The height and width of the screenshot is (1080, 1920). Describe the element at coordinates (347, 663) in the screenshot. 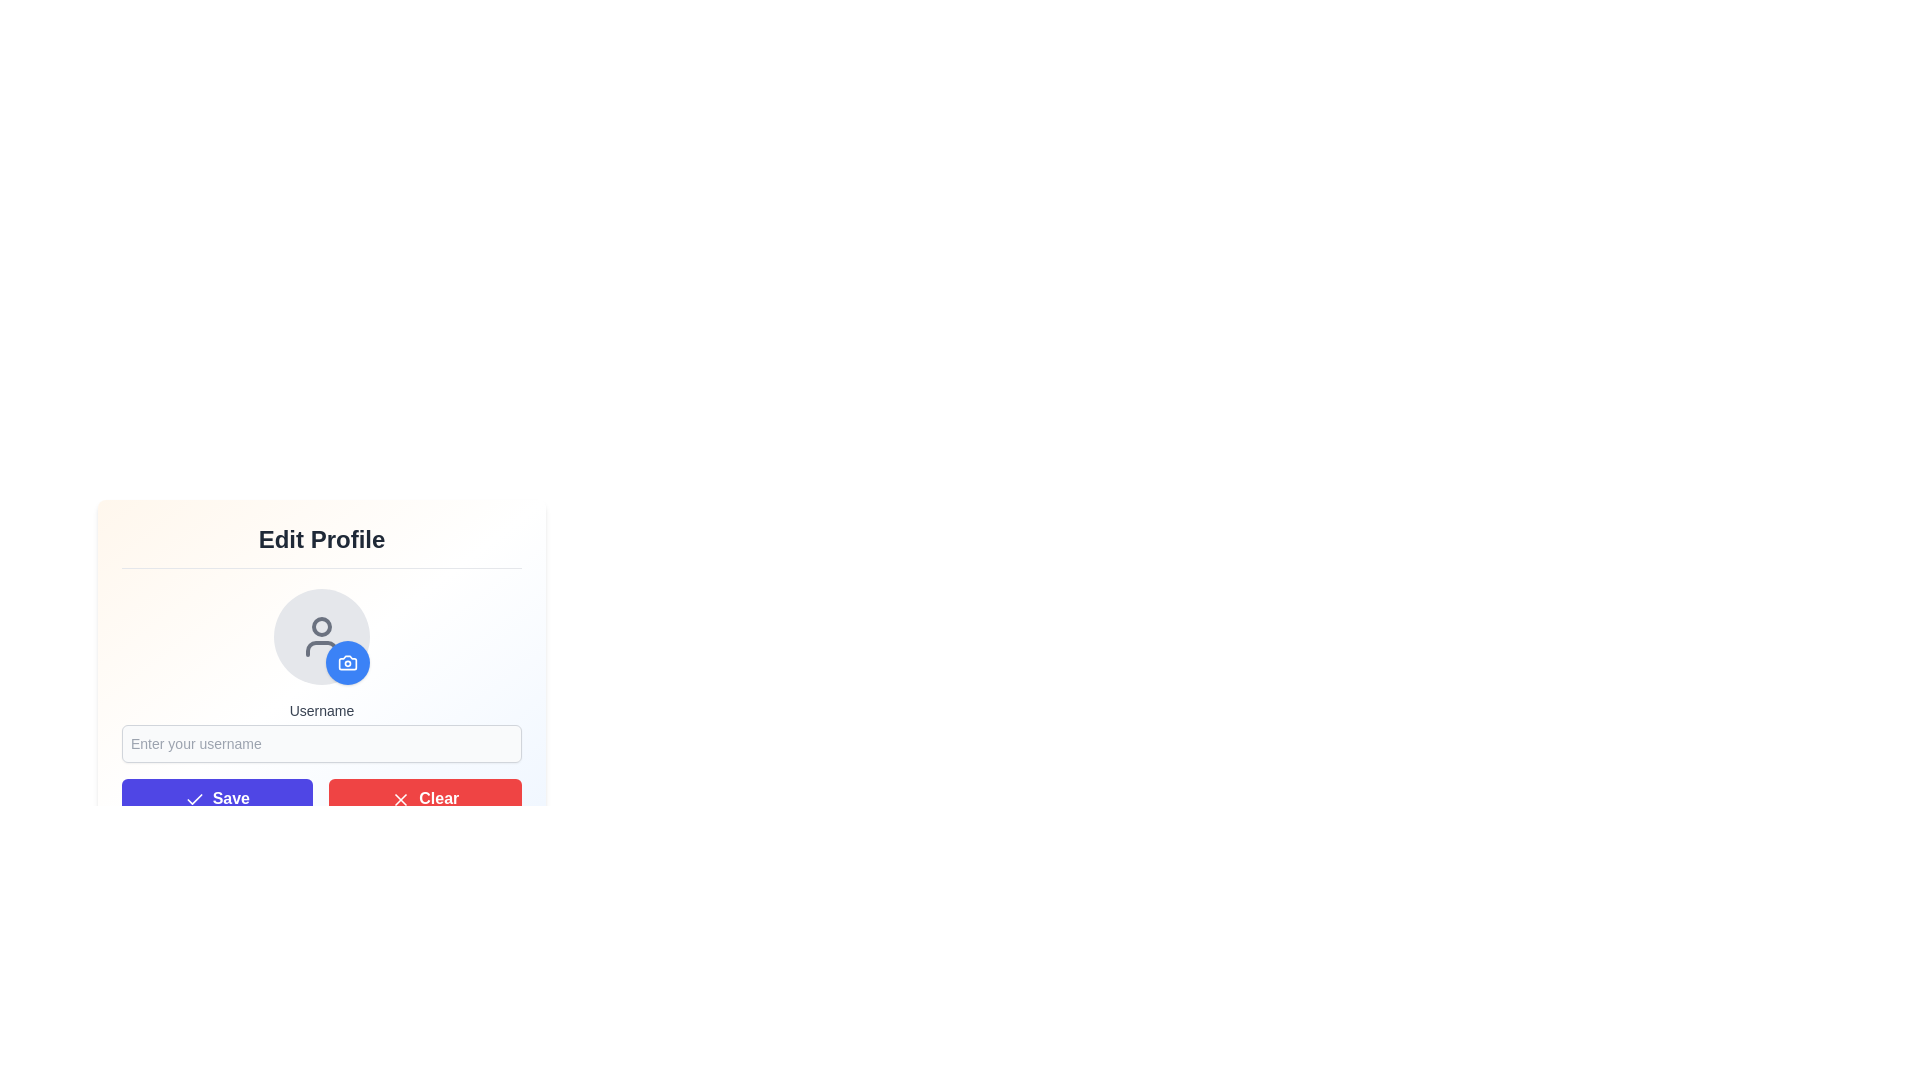

I see `the camera icon, which is a simple line drawing representing a camera, located within a small blue circular button adjacent to the user avatar picture in the profile editing section` at that location.